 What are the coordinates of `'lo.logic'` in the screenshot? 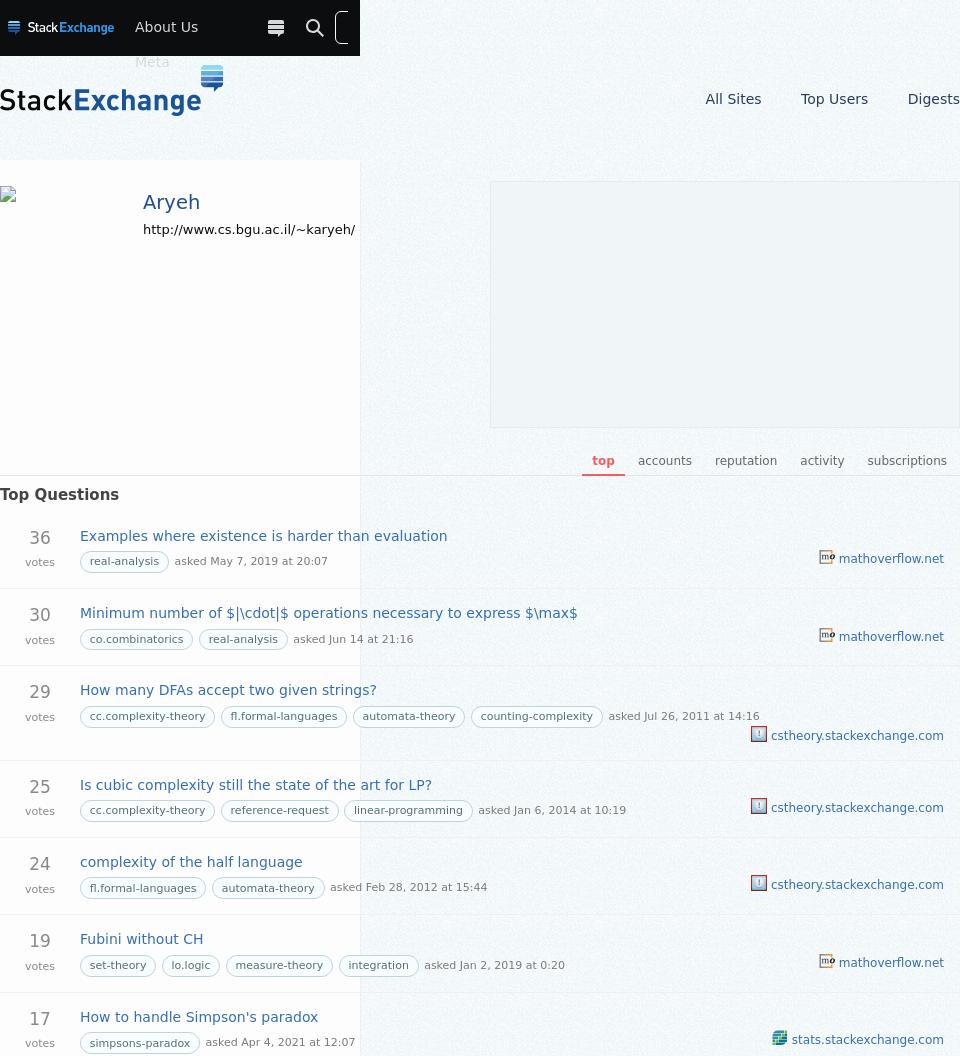 It's located at (190, 965).